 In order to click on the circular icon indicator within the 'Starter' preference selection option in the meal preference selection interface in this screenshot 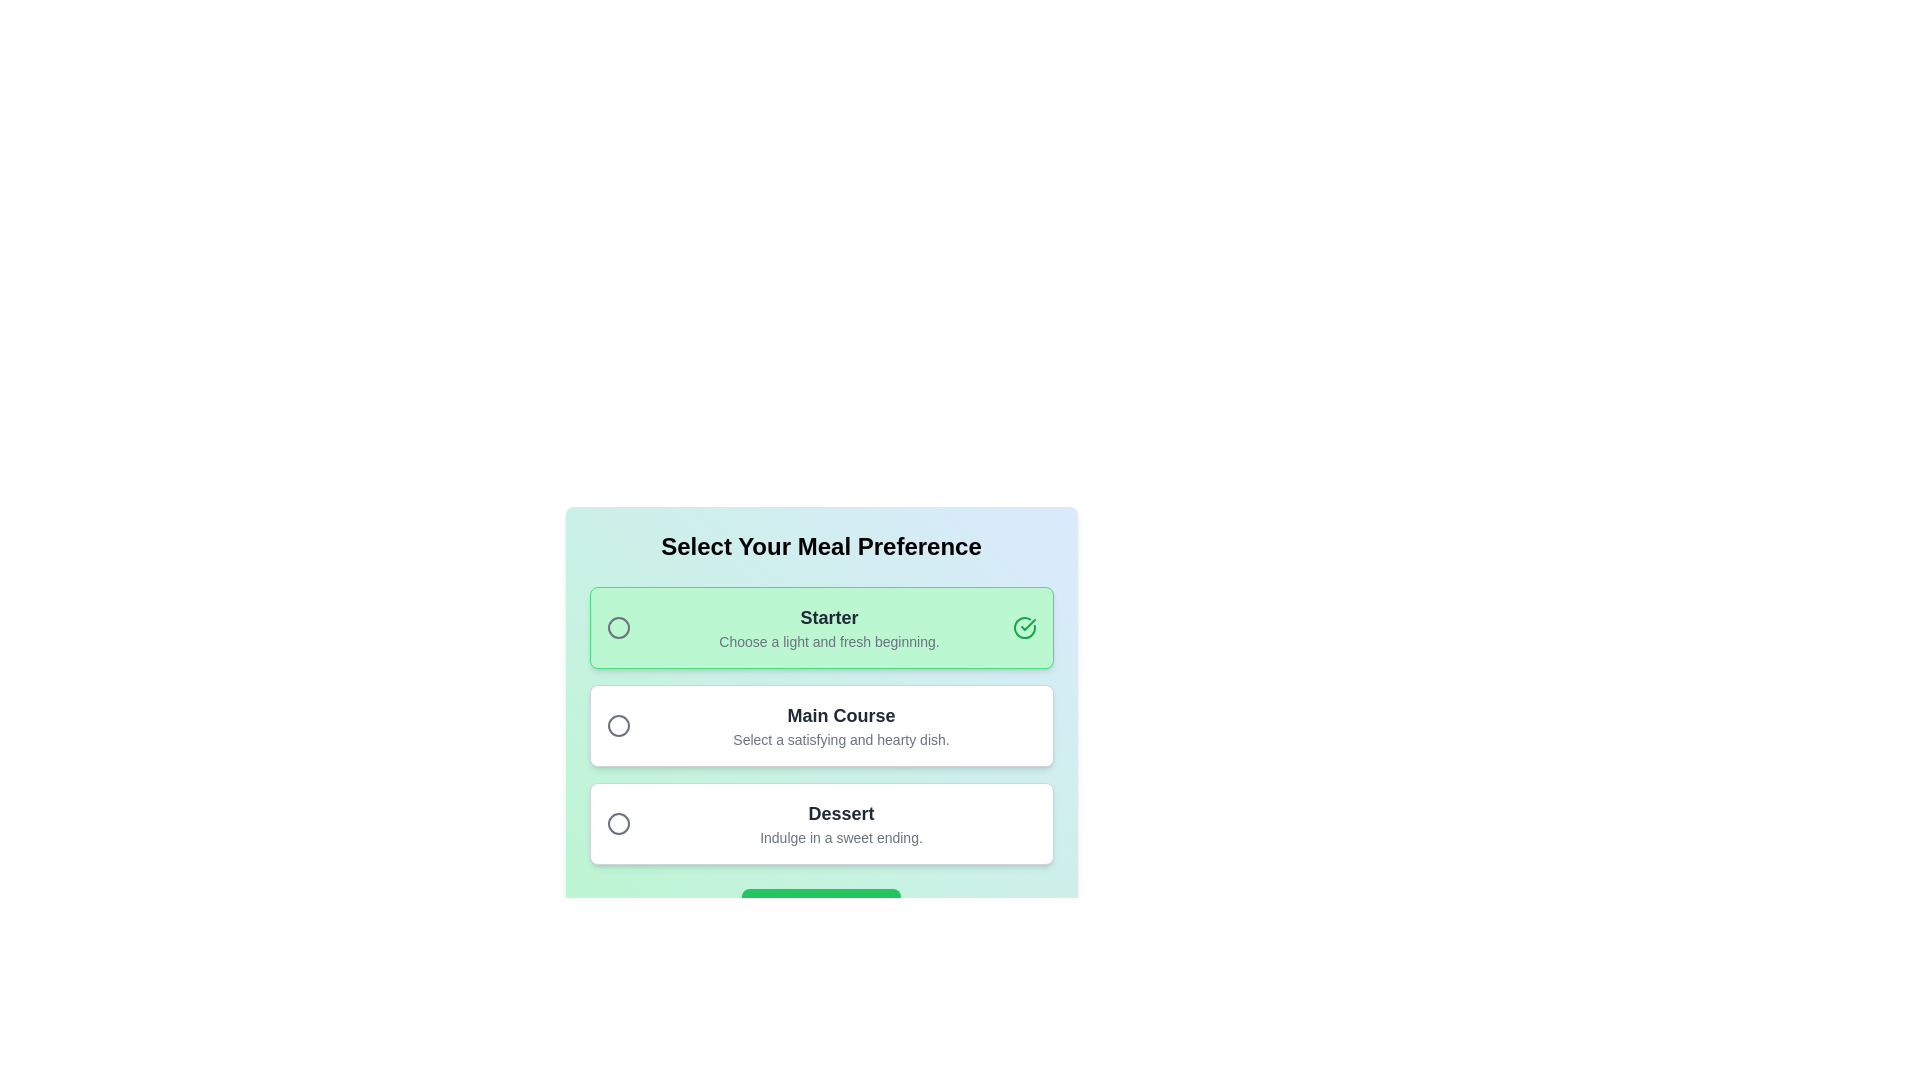, I will do `click(617, 627)`.